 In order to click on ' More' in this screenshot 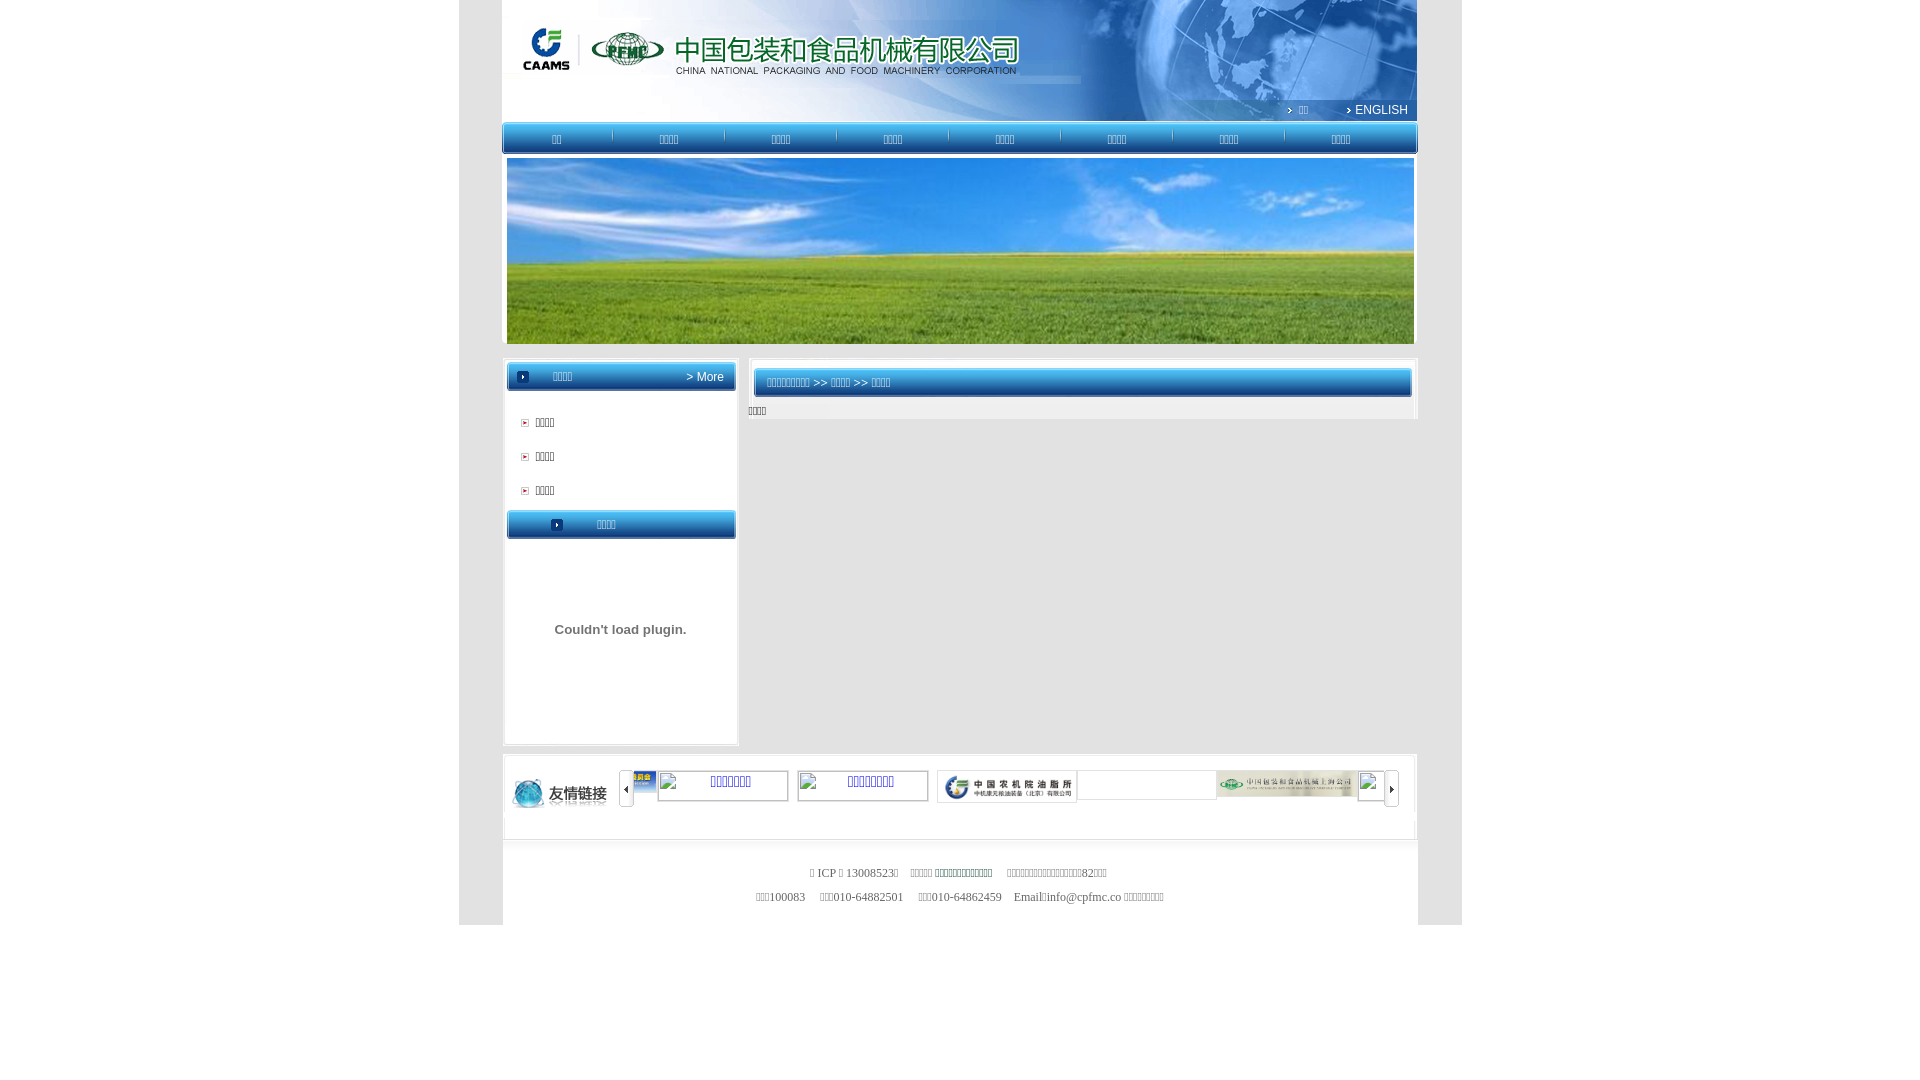, I will do `click(708, 377)`.